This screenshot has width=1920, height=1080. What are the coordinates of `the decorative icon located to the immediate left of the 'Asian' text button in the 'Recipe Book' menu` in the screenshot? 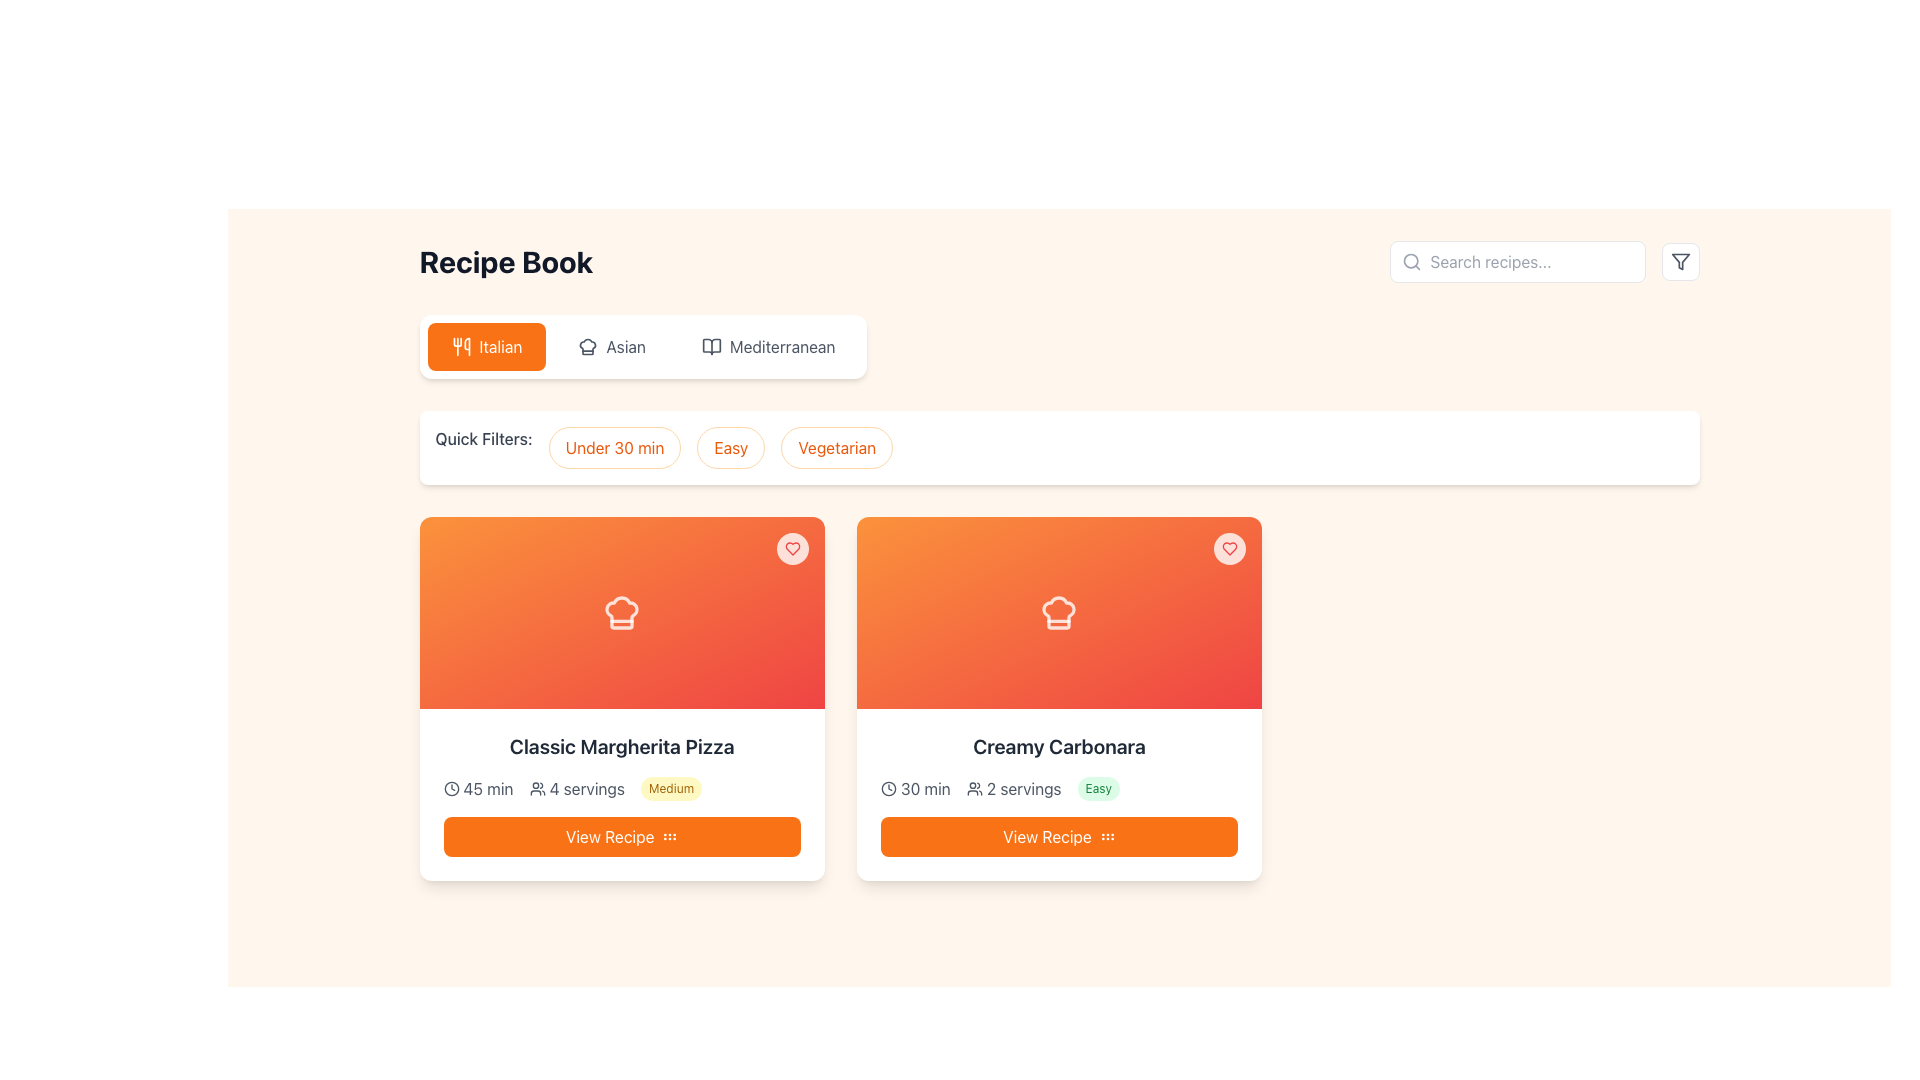 It's located at (587, 346).